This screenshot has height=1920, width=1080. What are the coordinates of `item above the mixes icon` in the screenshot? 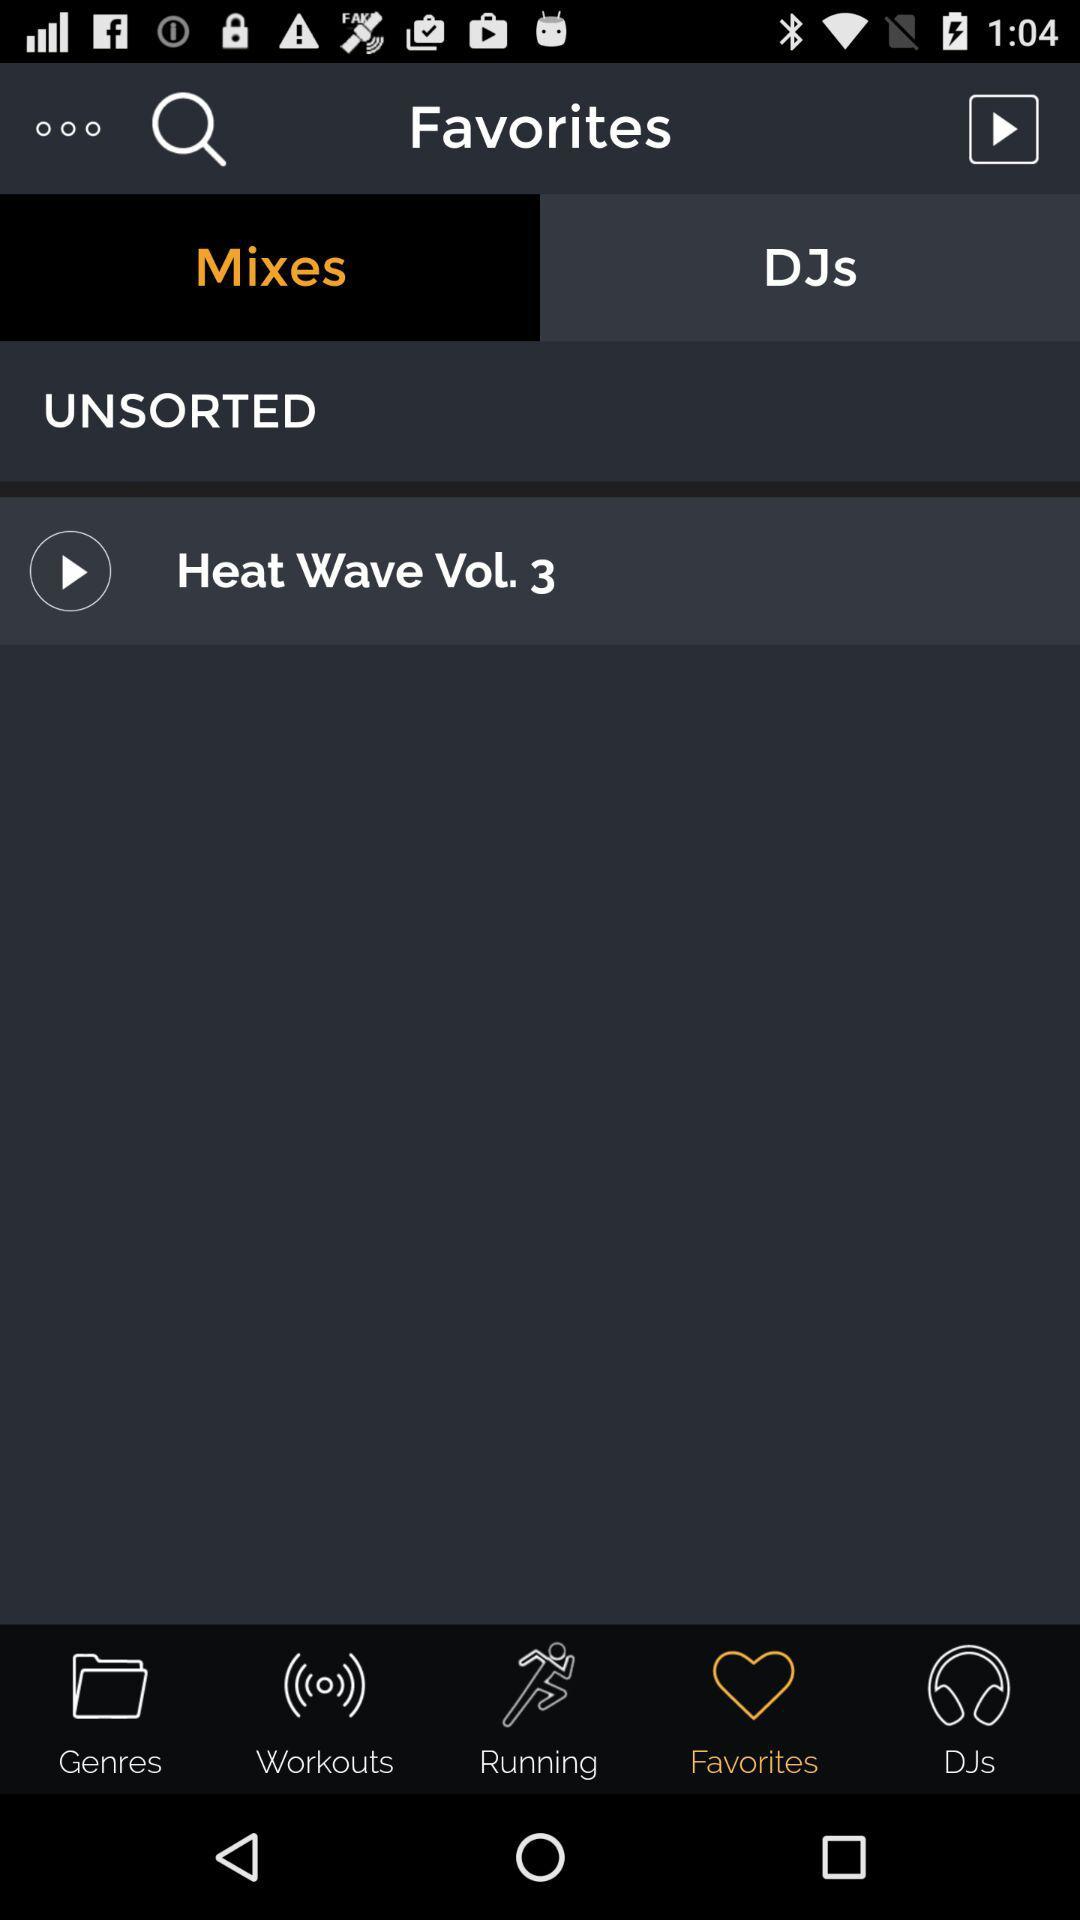 It's located at (68, 127).